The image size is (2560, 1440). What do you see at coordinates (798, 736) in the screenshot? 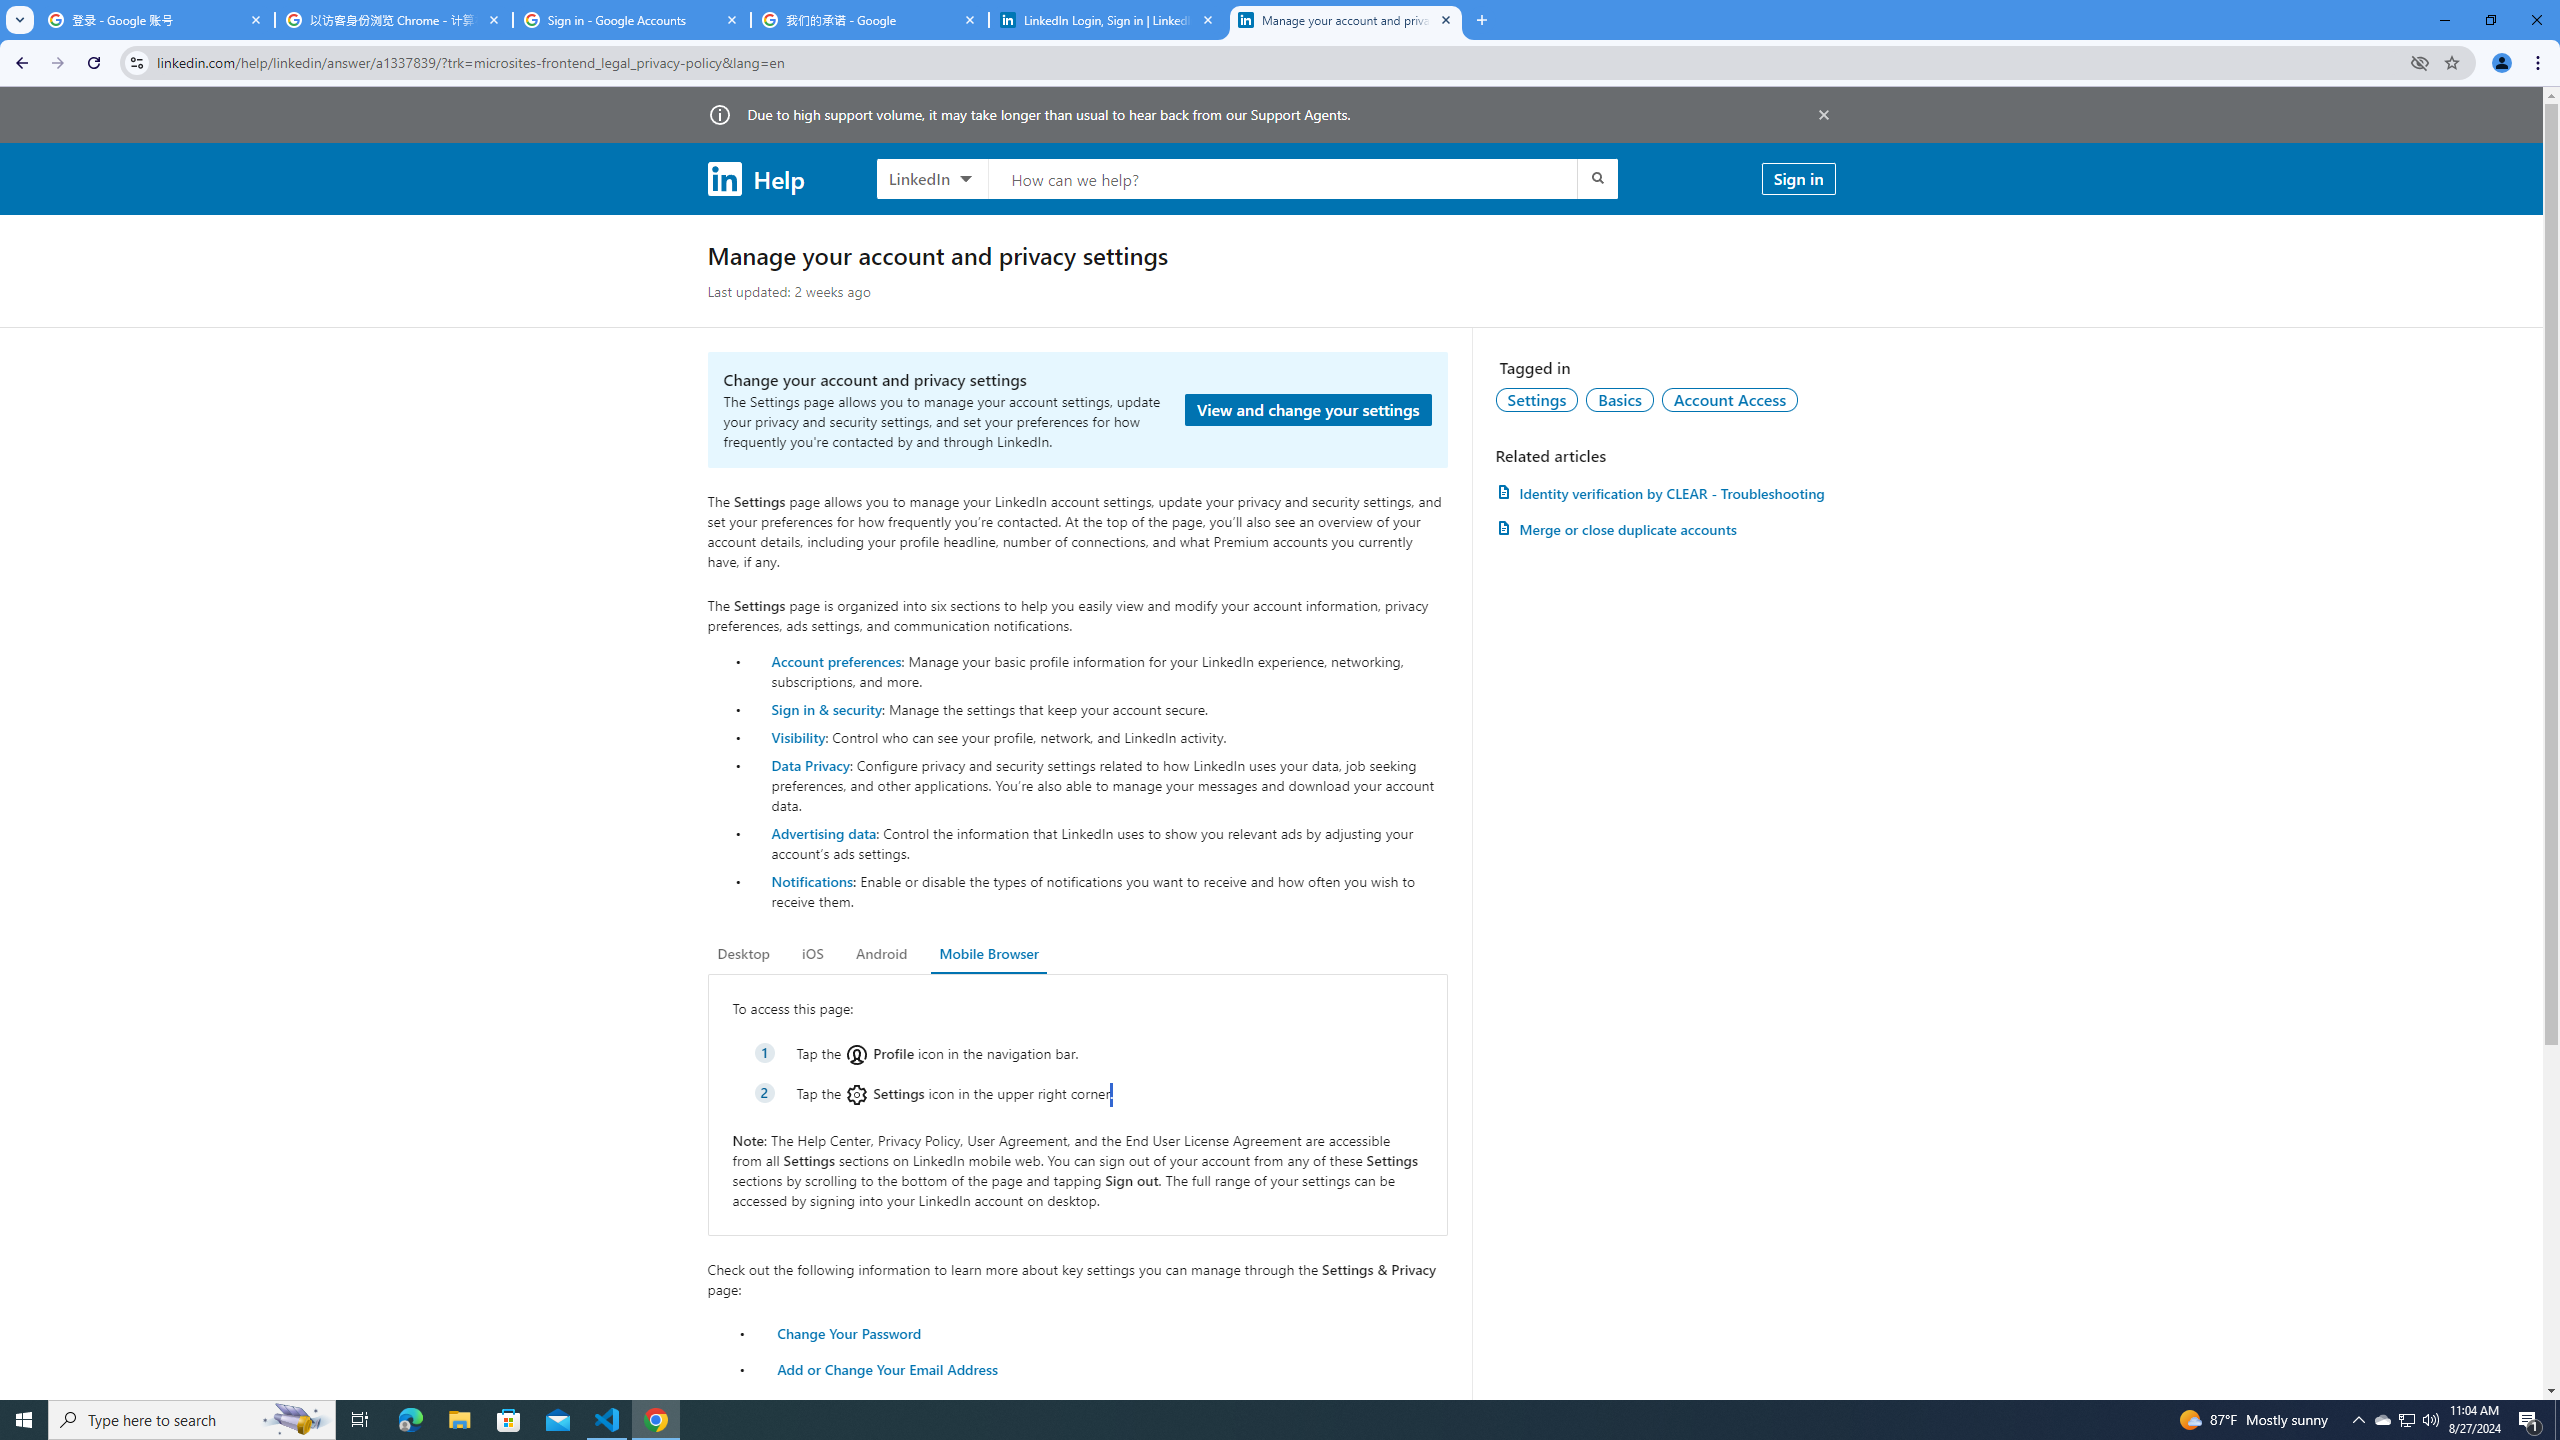
I see `'Visibility'` at bounding box center [798, 736].